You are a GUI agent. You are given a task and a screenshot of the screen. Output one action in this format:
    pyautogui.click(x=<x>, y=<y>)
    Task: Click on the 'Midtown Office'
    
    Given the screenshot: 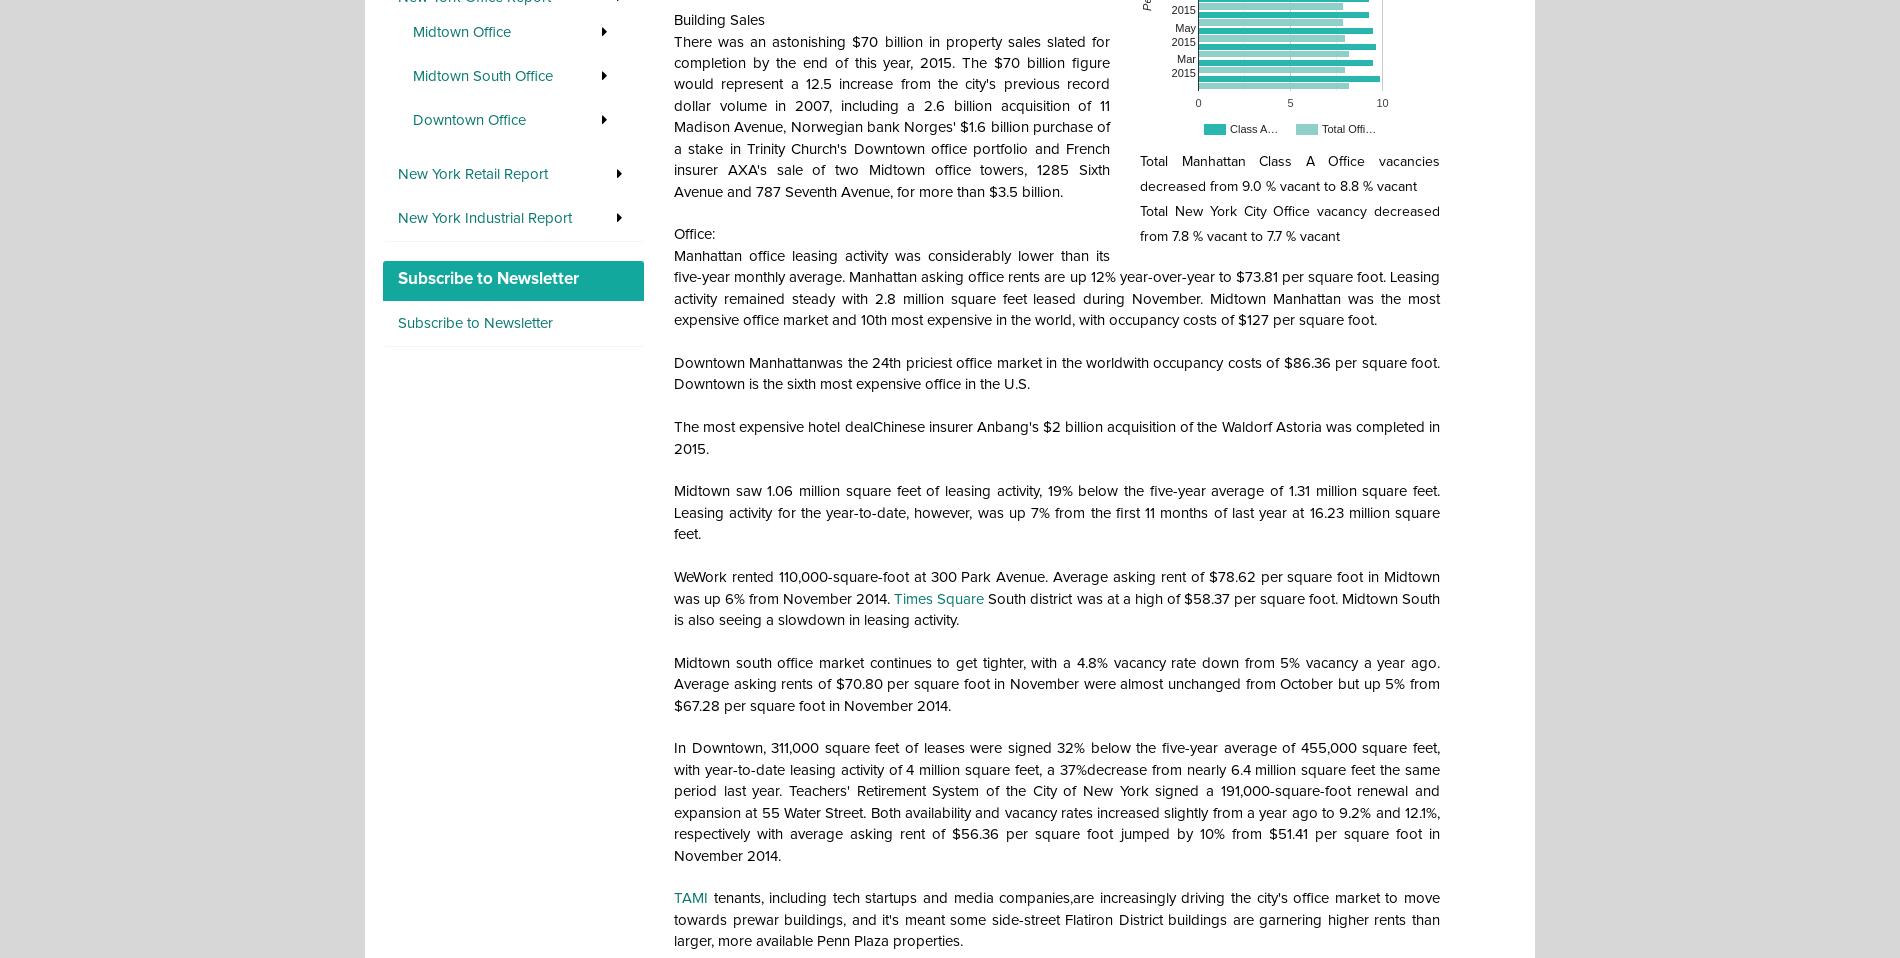 What is the action you would take?
    pyautogui.click(x=461, y=30)
    